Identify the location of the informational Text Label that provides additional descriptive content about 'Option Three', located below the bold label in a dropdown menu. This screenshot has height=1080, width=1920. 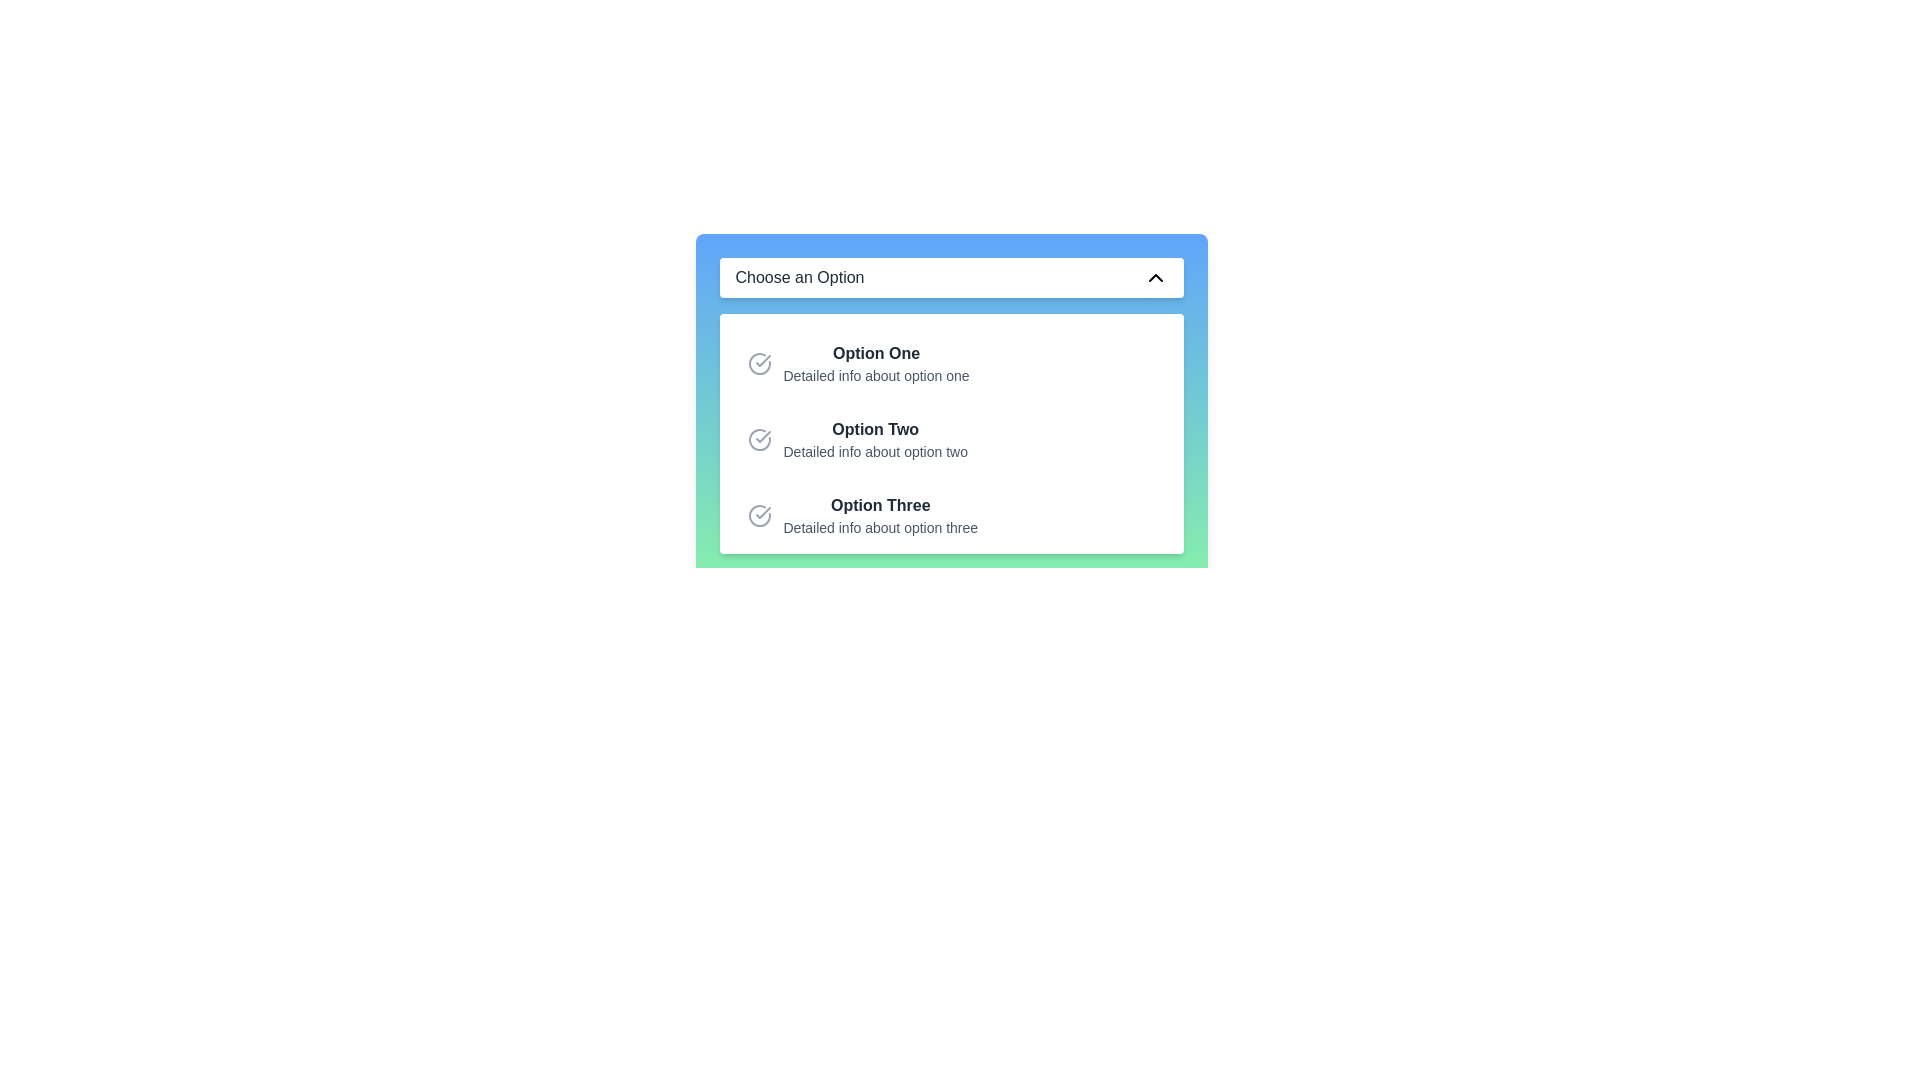
(880, 527).